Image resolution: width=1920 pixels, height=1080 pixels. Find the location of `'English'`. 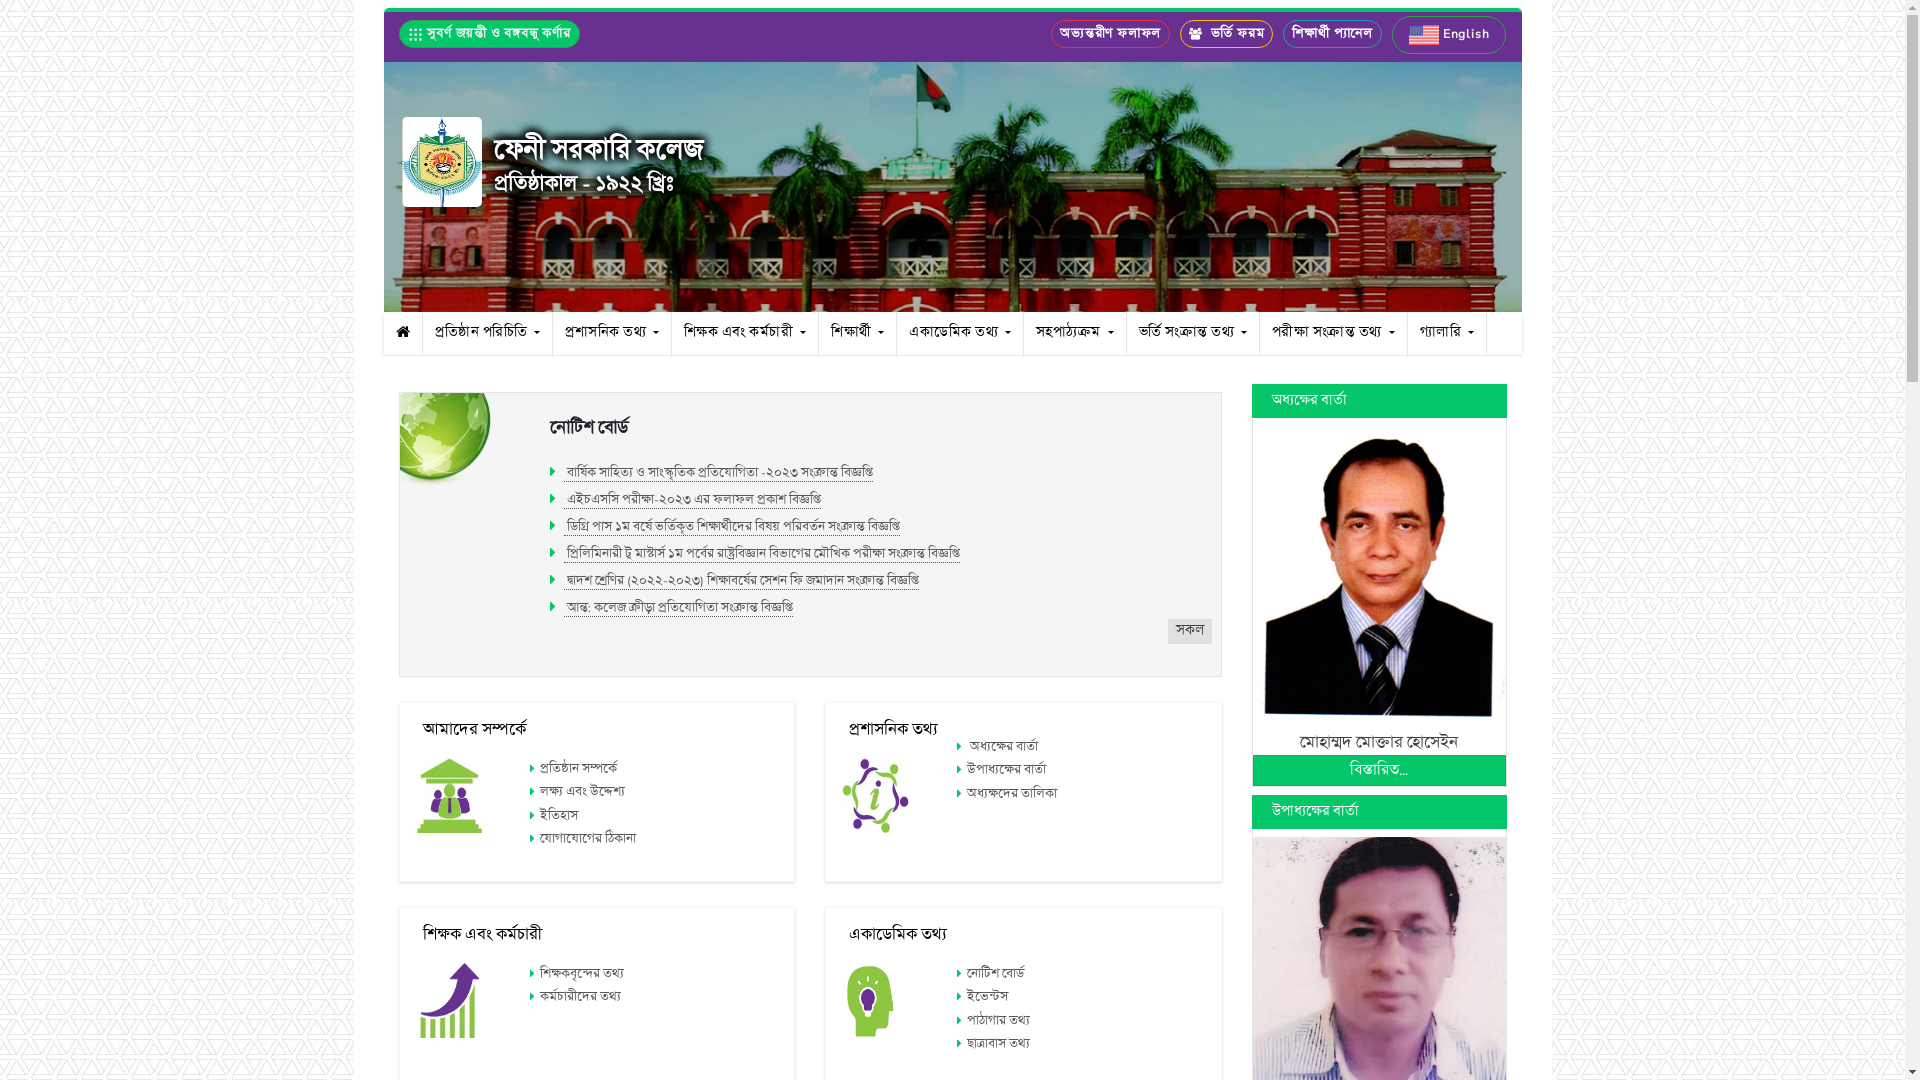

'English' is located at coordinates (1391, 34).